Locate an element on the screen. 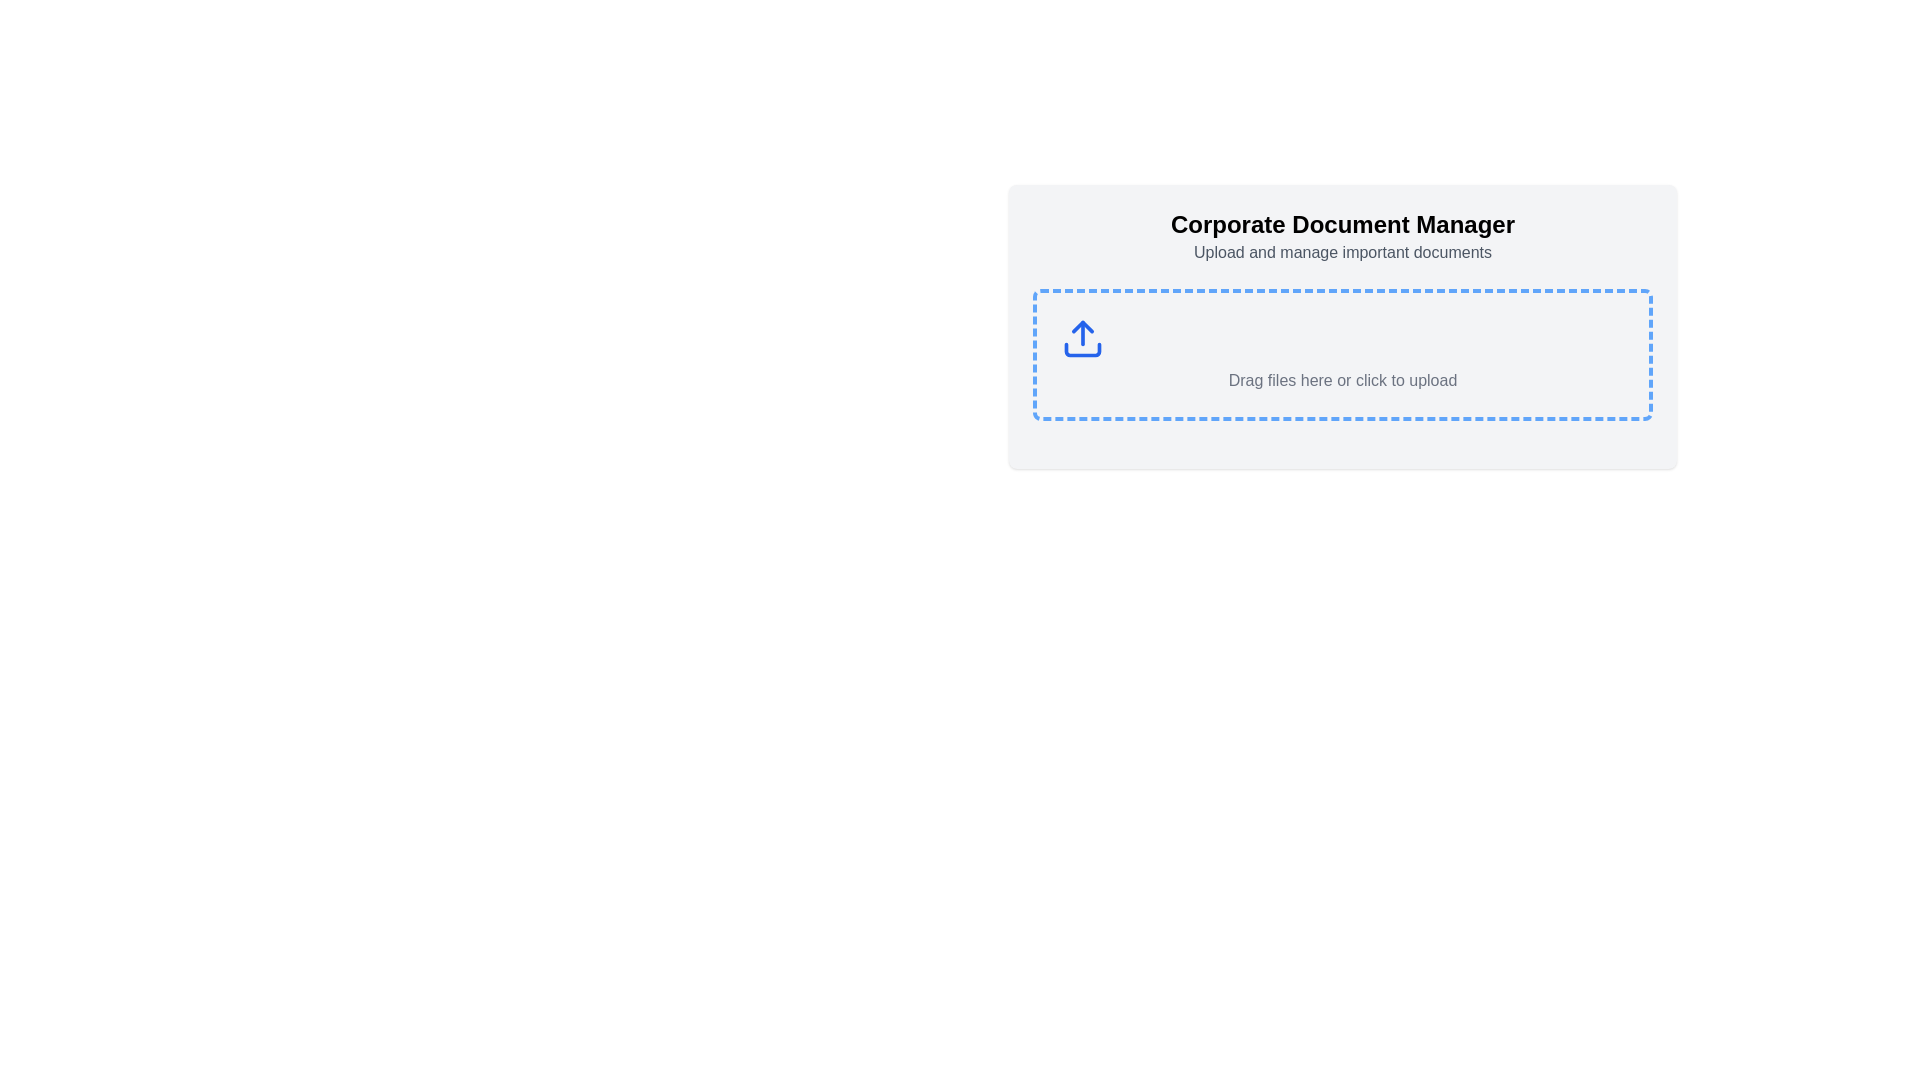 Image resolution: width=1920 pixels, height=1080 pixels. the upload icon, which is a minimalist blue upward arrow located inside a larger interactive box labeled 'Drag files here or click to upload.' is located at coordinates (1082, 338).